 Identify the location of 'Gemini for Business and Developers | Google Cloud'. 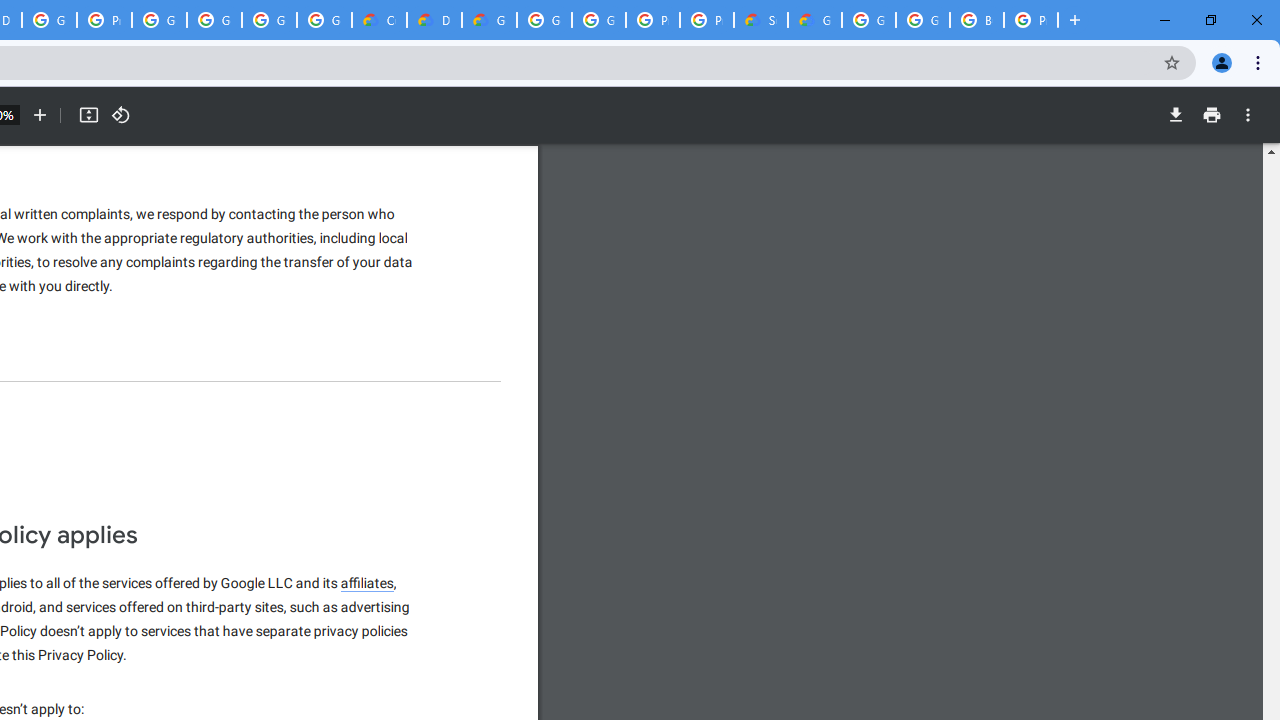
(489, 20).